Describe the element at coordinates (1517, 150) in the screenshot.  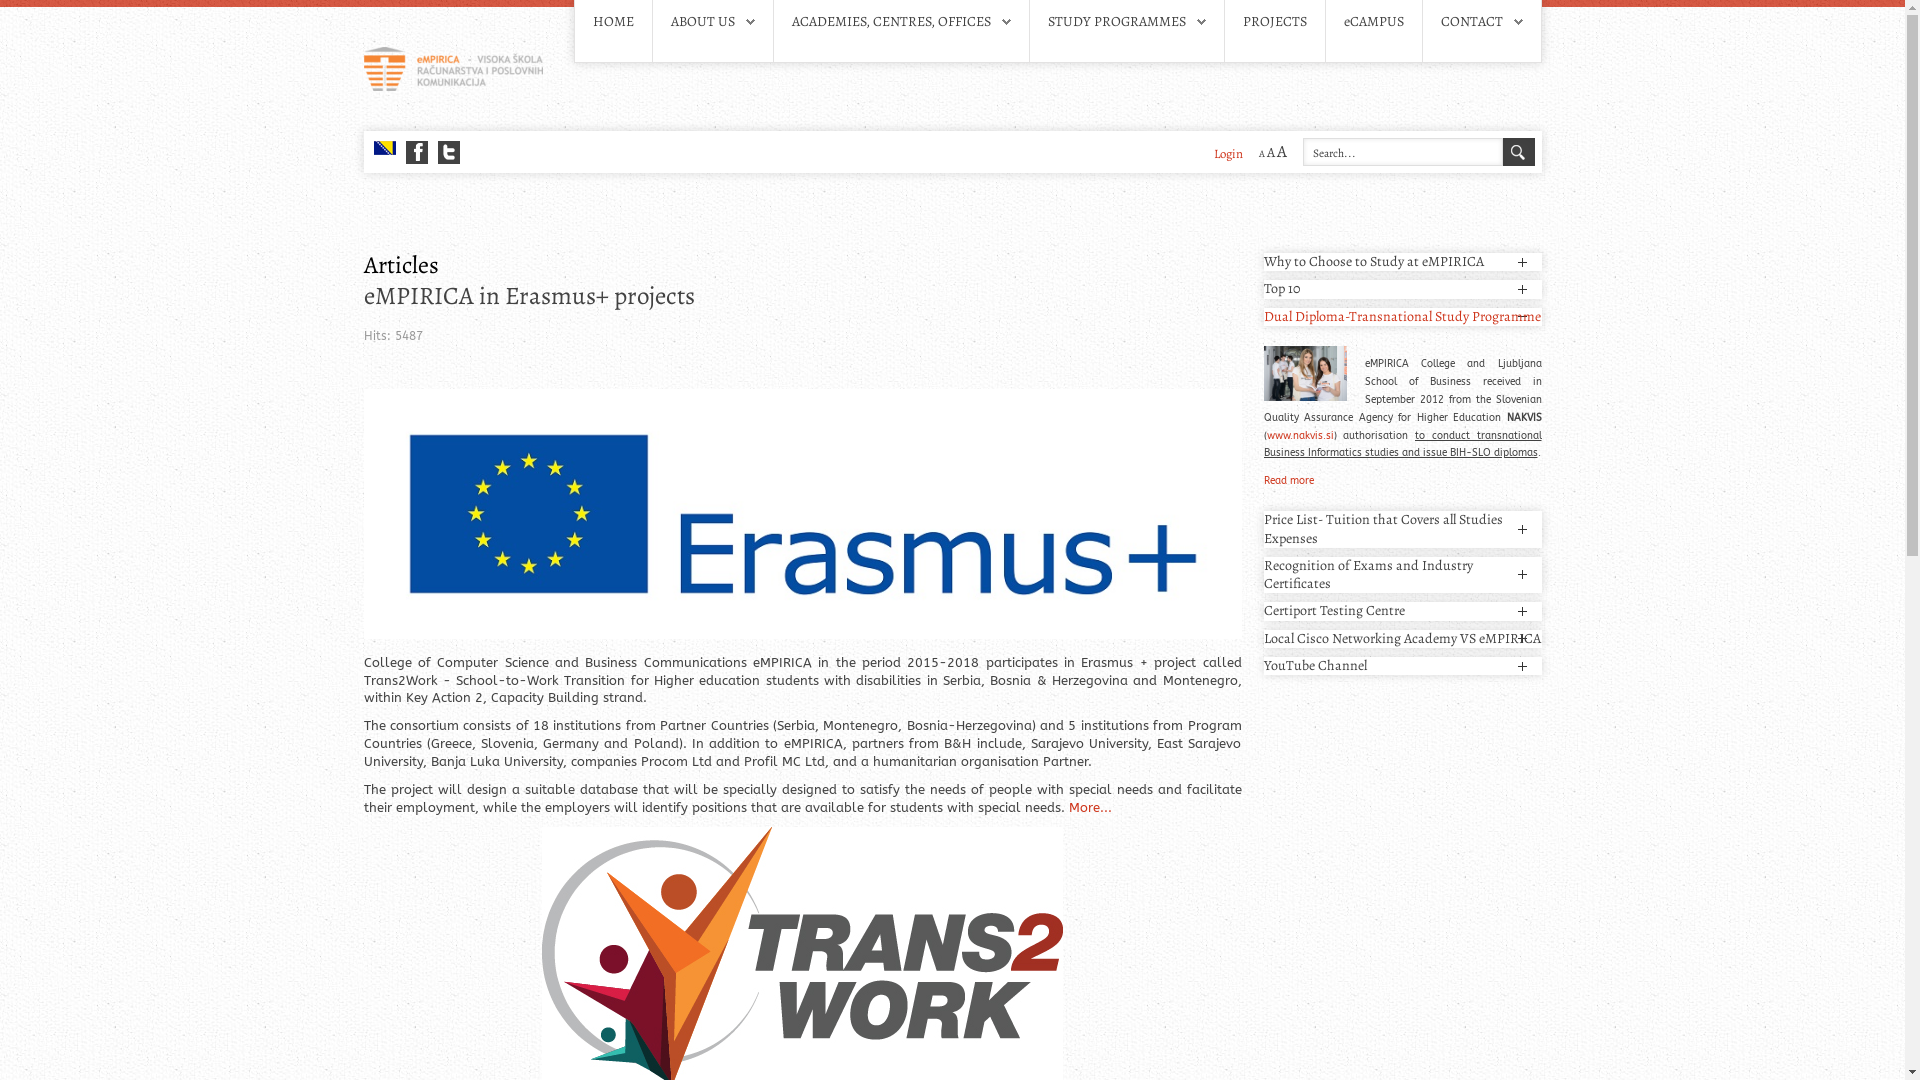
I see `'Find'` at that location.